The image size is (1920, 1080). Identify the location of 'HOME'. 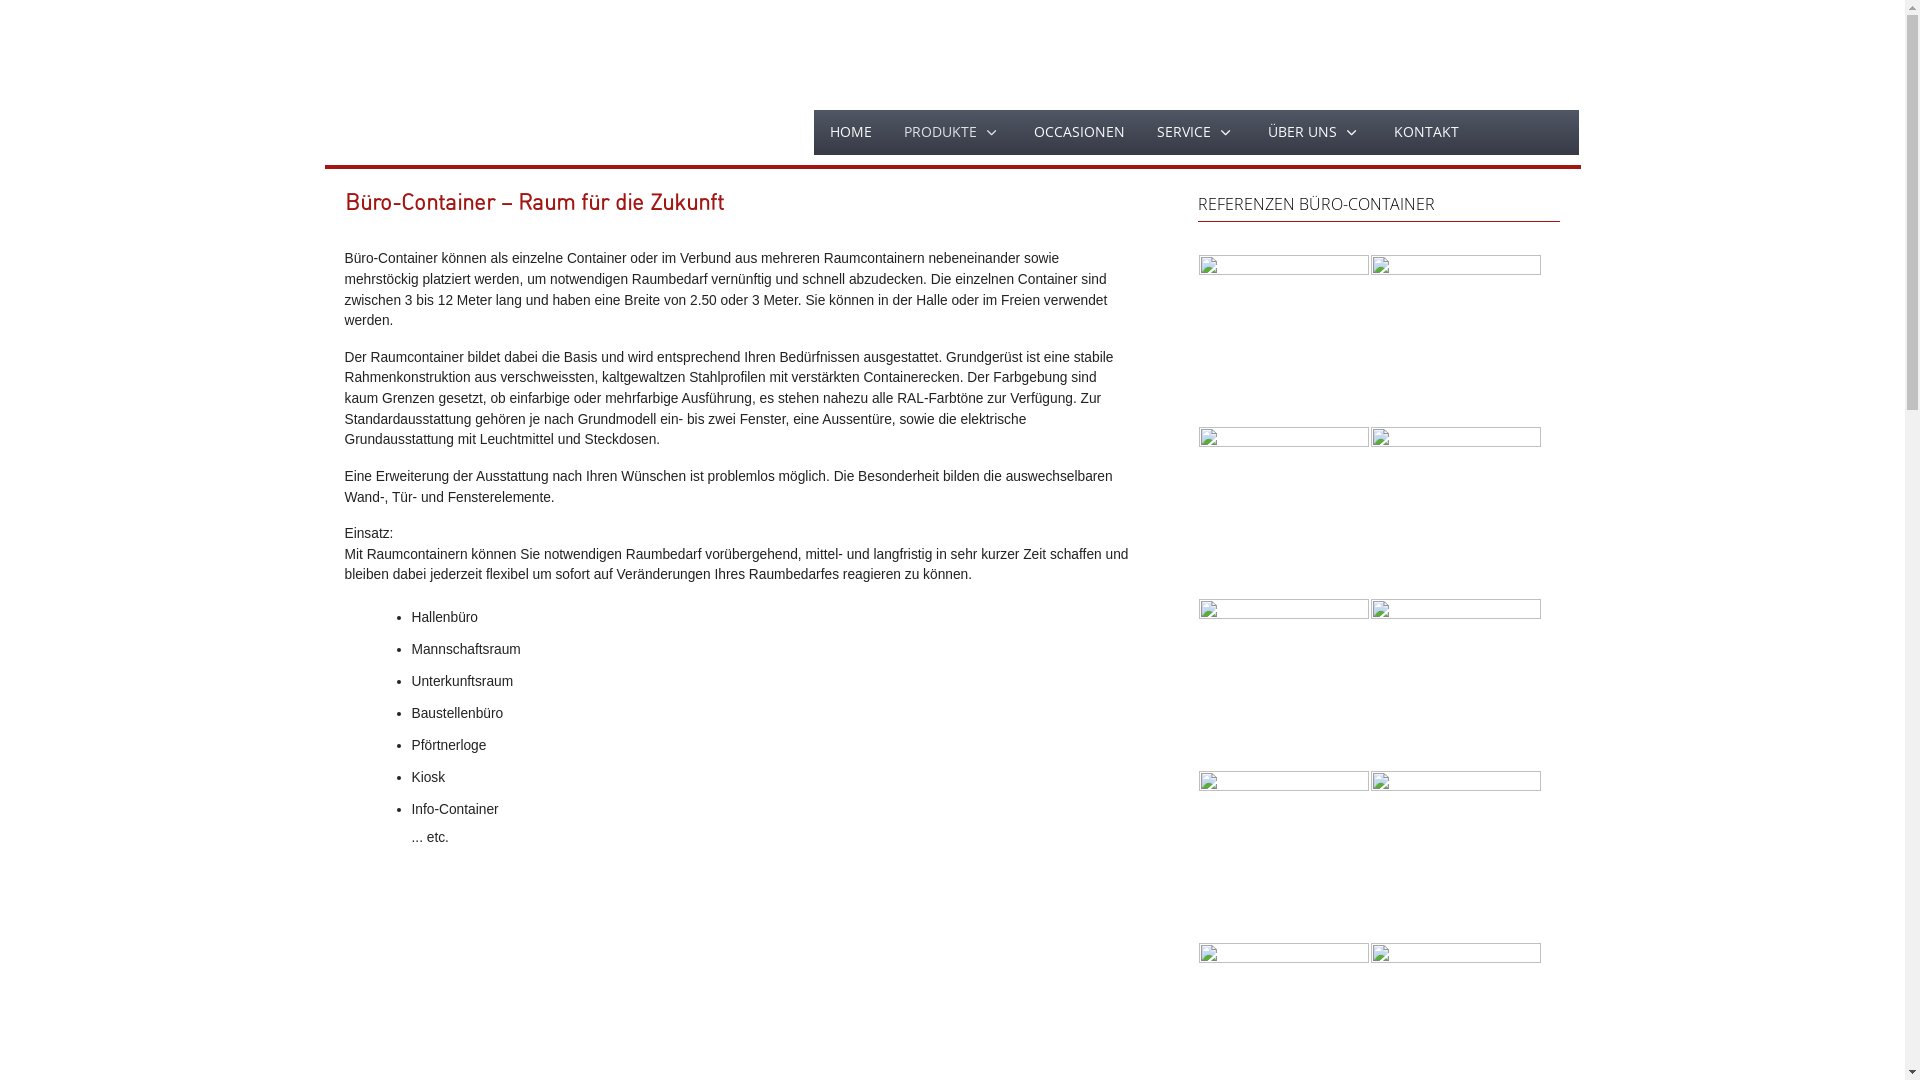
(814, 131).